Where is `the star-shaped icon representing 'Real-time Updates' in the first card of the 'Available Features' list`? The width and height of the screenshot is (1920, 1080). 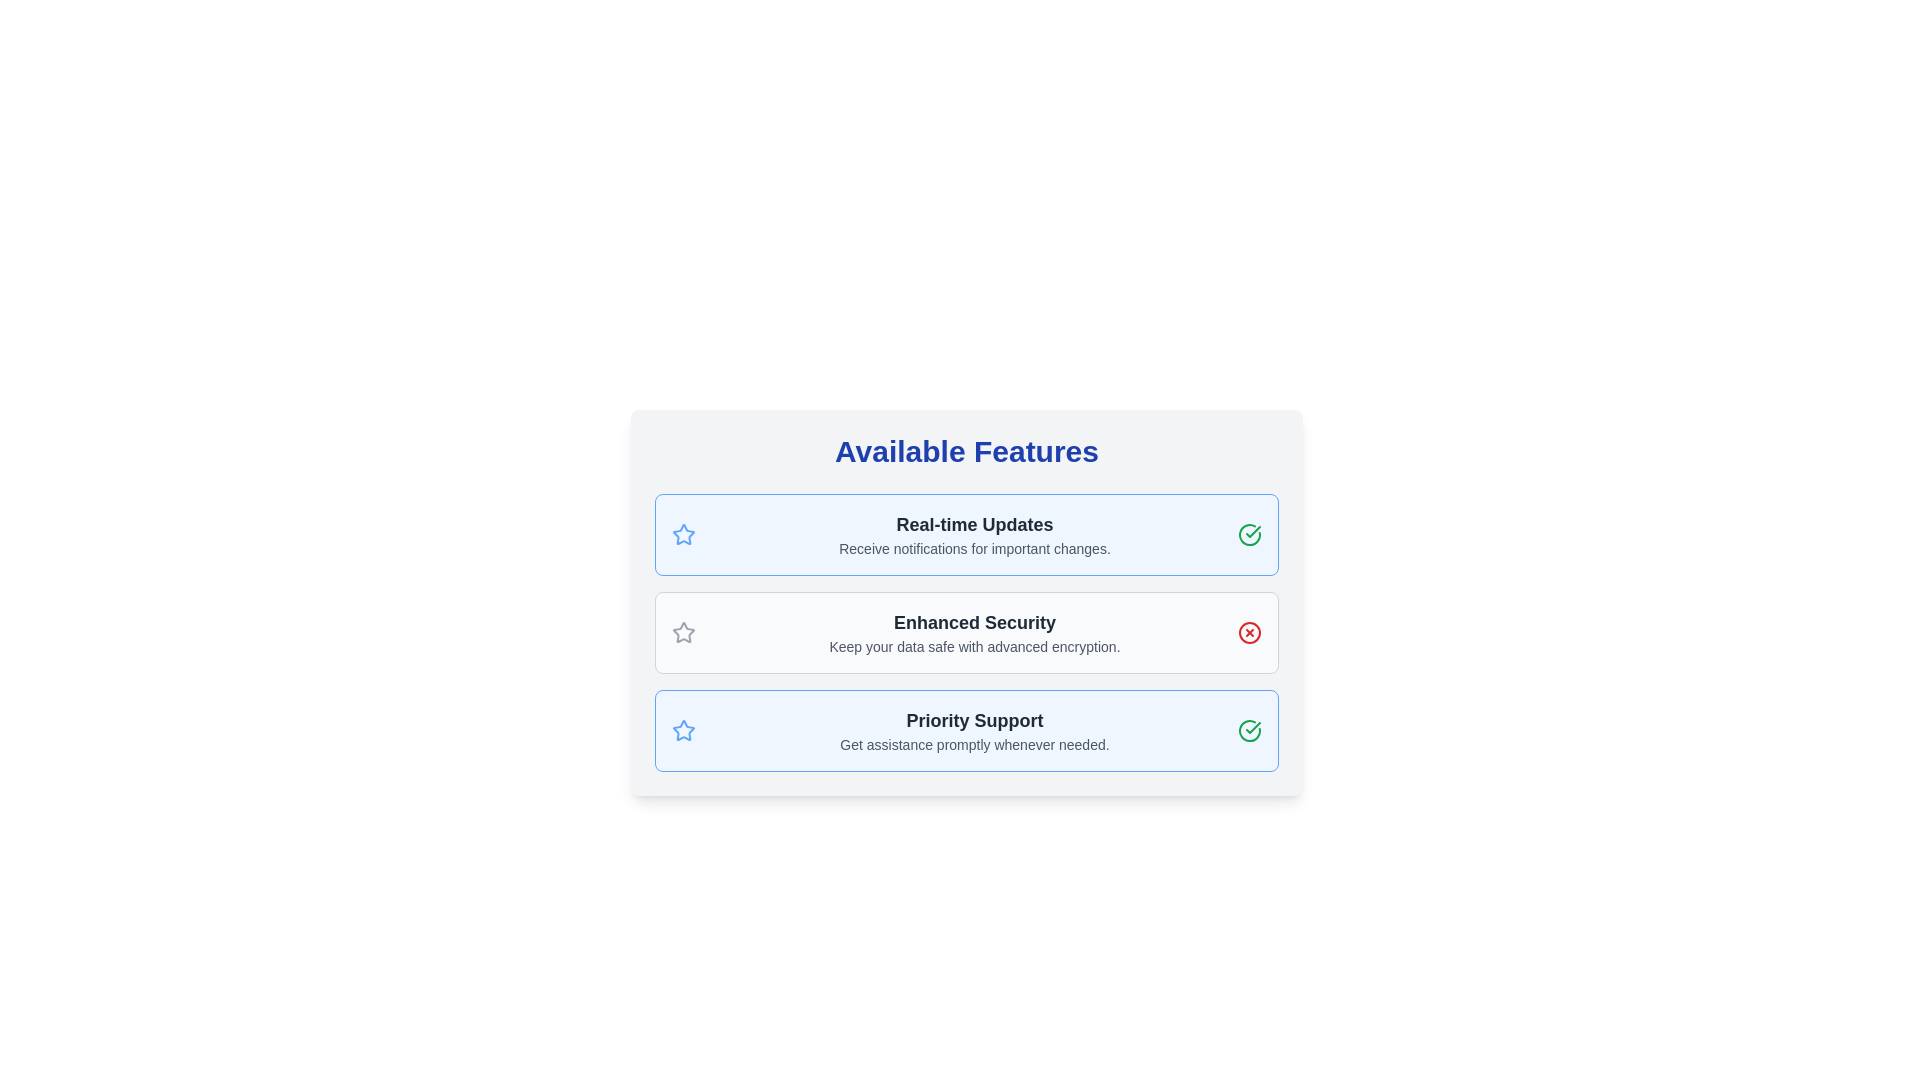
the star-shaped icon representing 'Real-time Updates' in the first card of the 'Available Features' list is located at coordinates (684, 534).